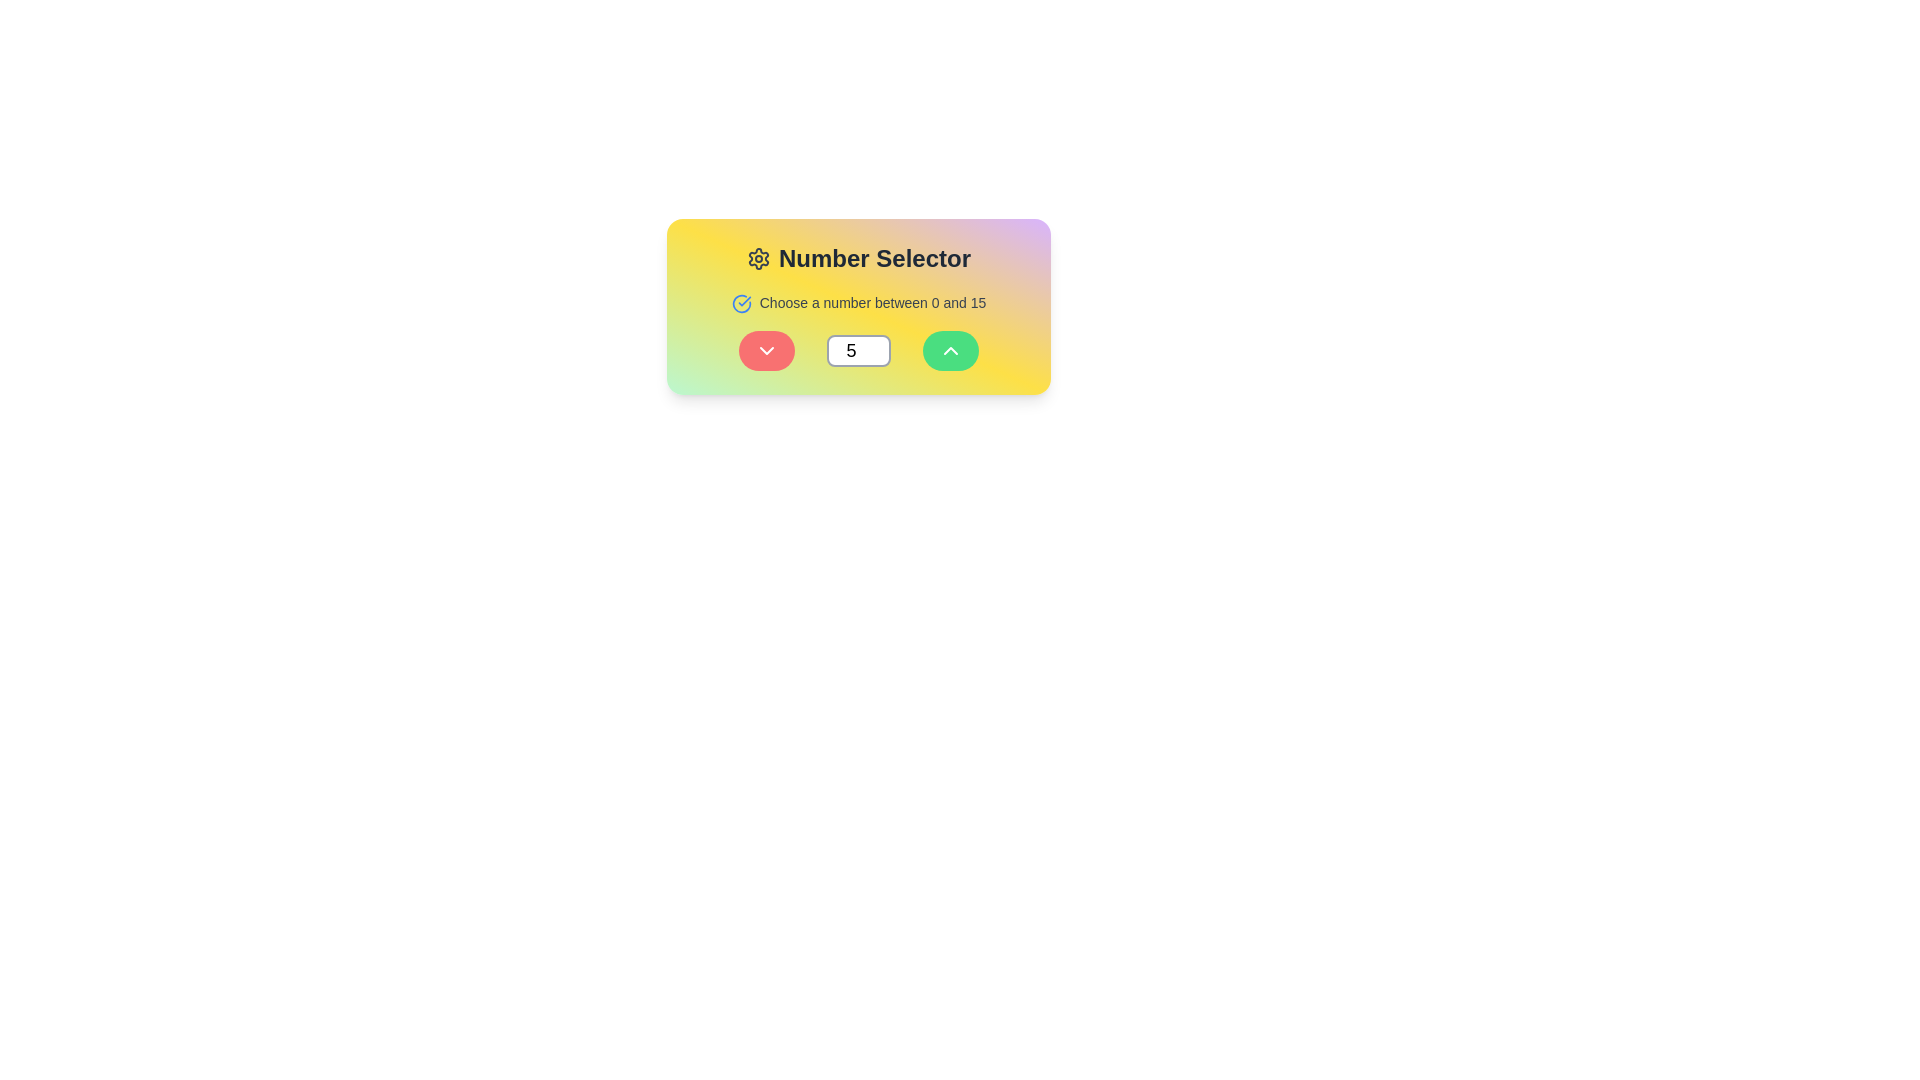 The height and width of the screenshot is (1080, 1920). I want to click on the gear/settings icon located in the top-left corner of the 'Number Selector' interface, positioned to the left of the title text, so click(757, 257).